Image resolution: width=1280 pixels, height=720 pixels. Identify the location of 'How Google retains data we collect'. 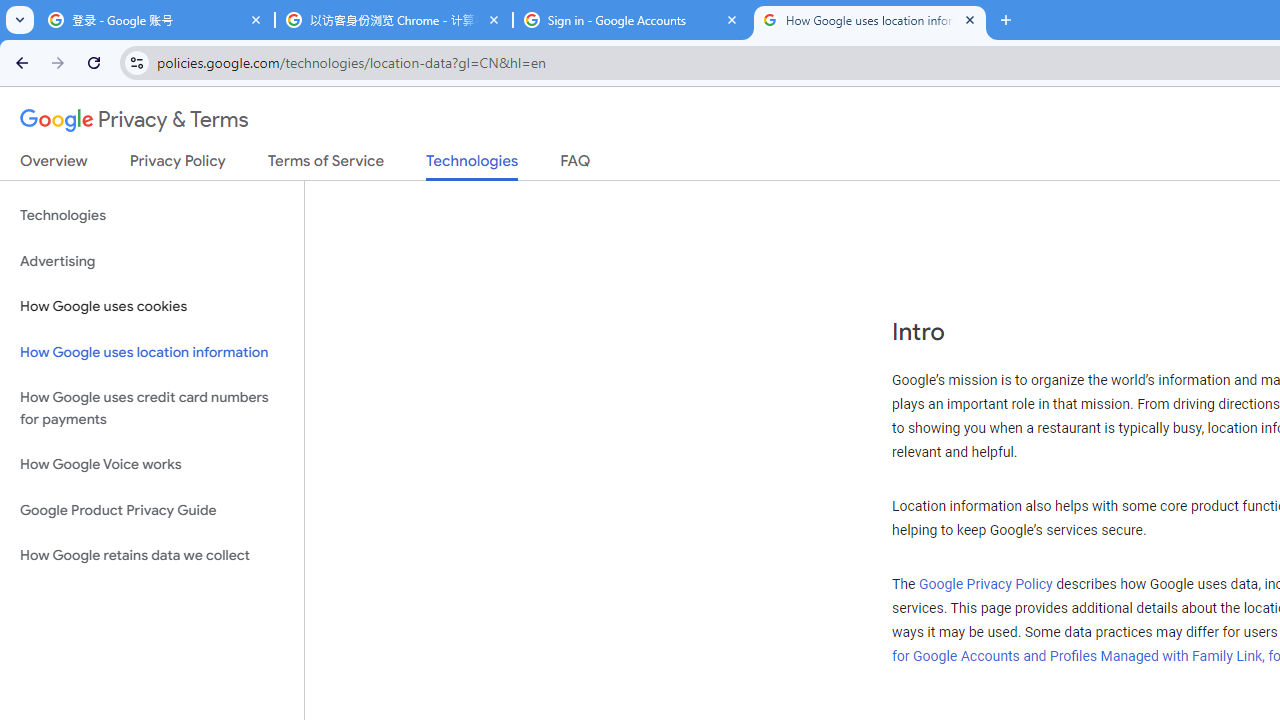
(151, 555).